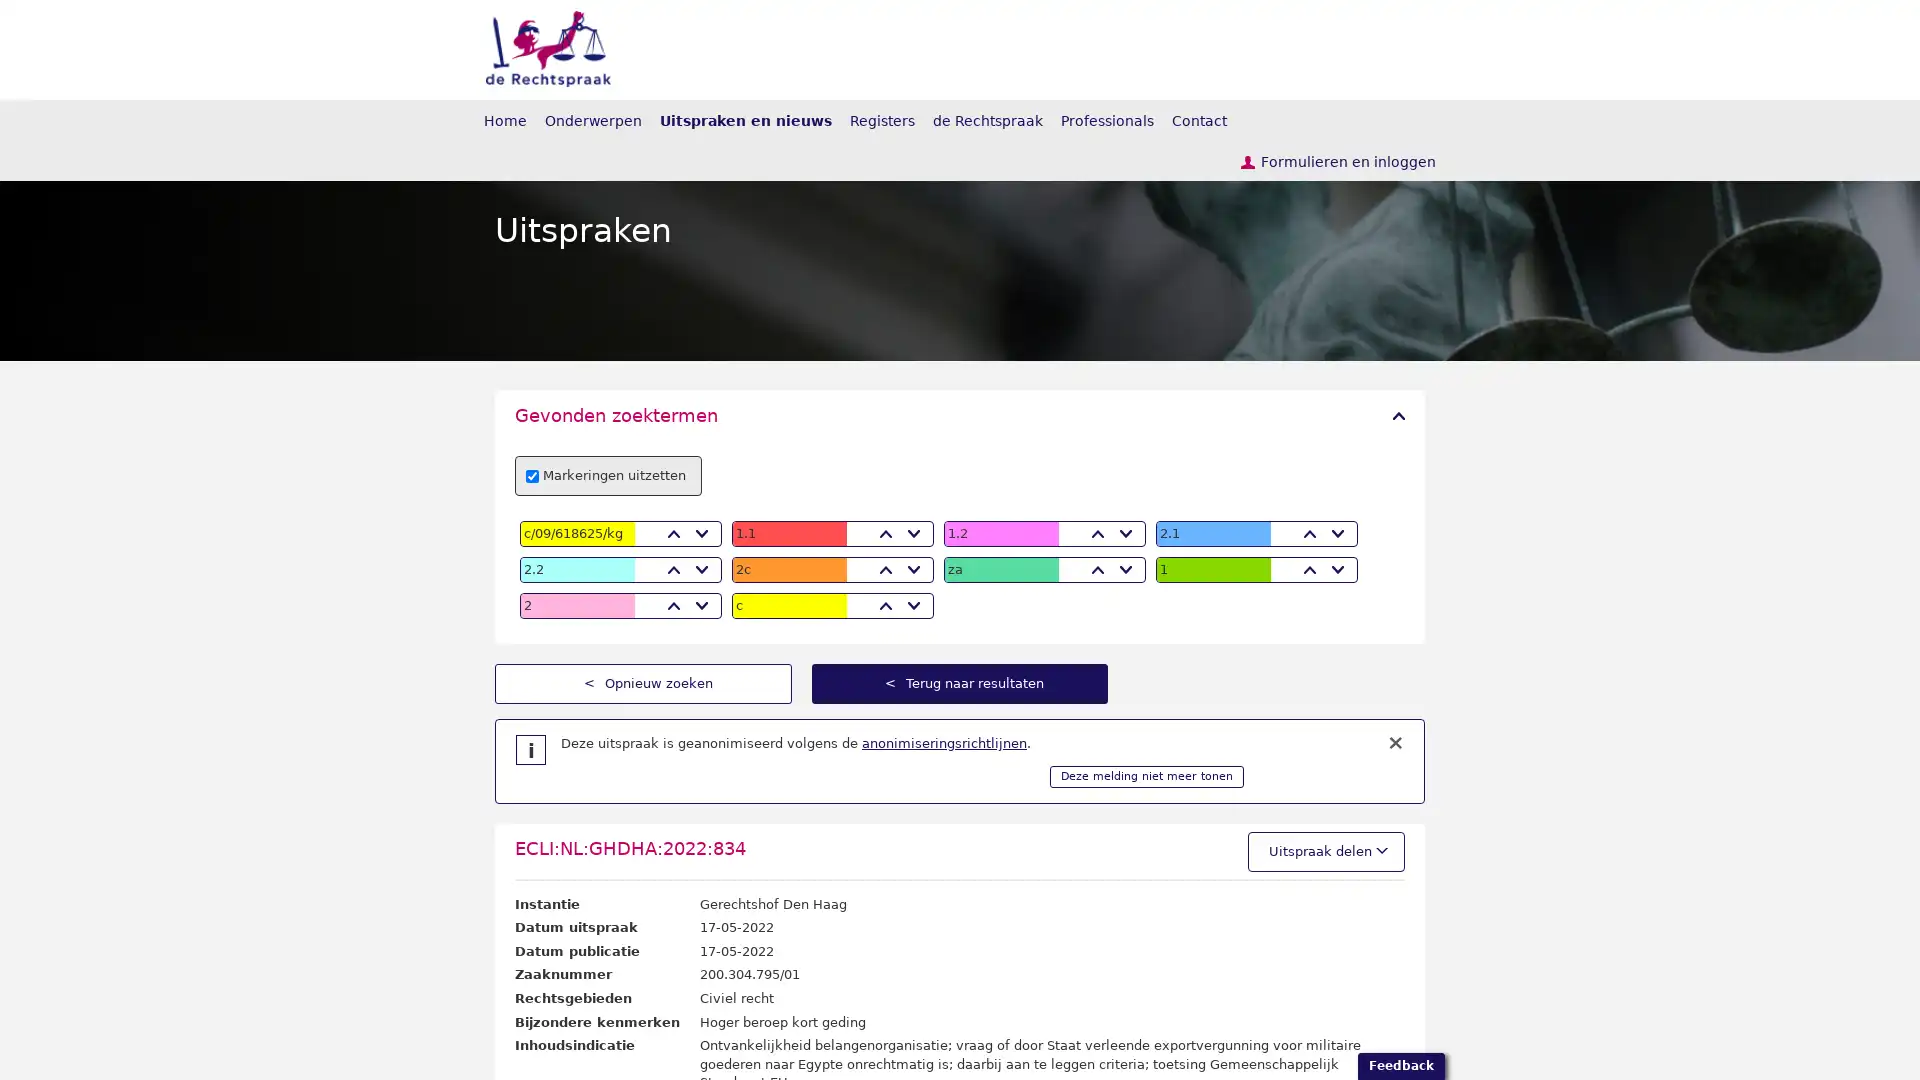  Describe the element at coordinates (673, 569) in the screenshot. I see `Vorige zoek term` at that location.